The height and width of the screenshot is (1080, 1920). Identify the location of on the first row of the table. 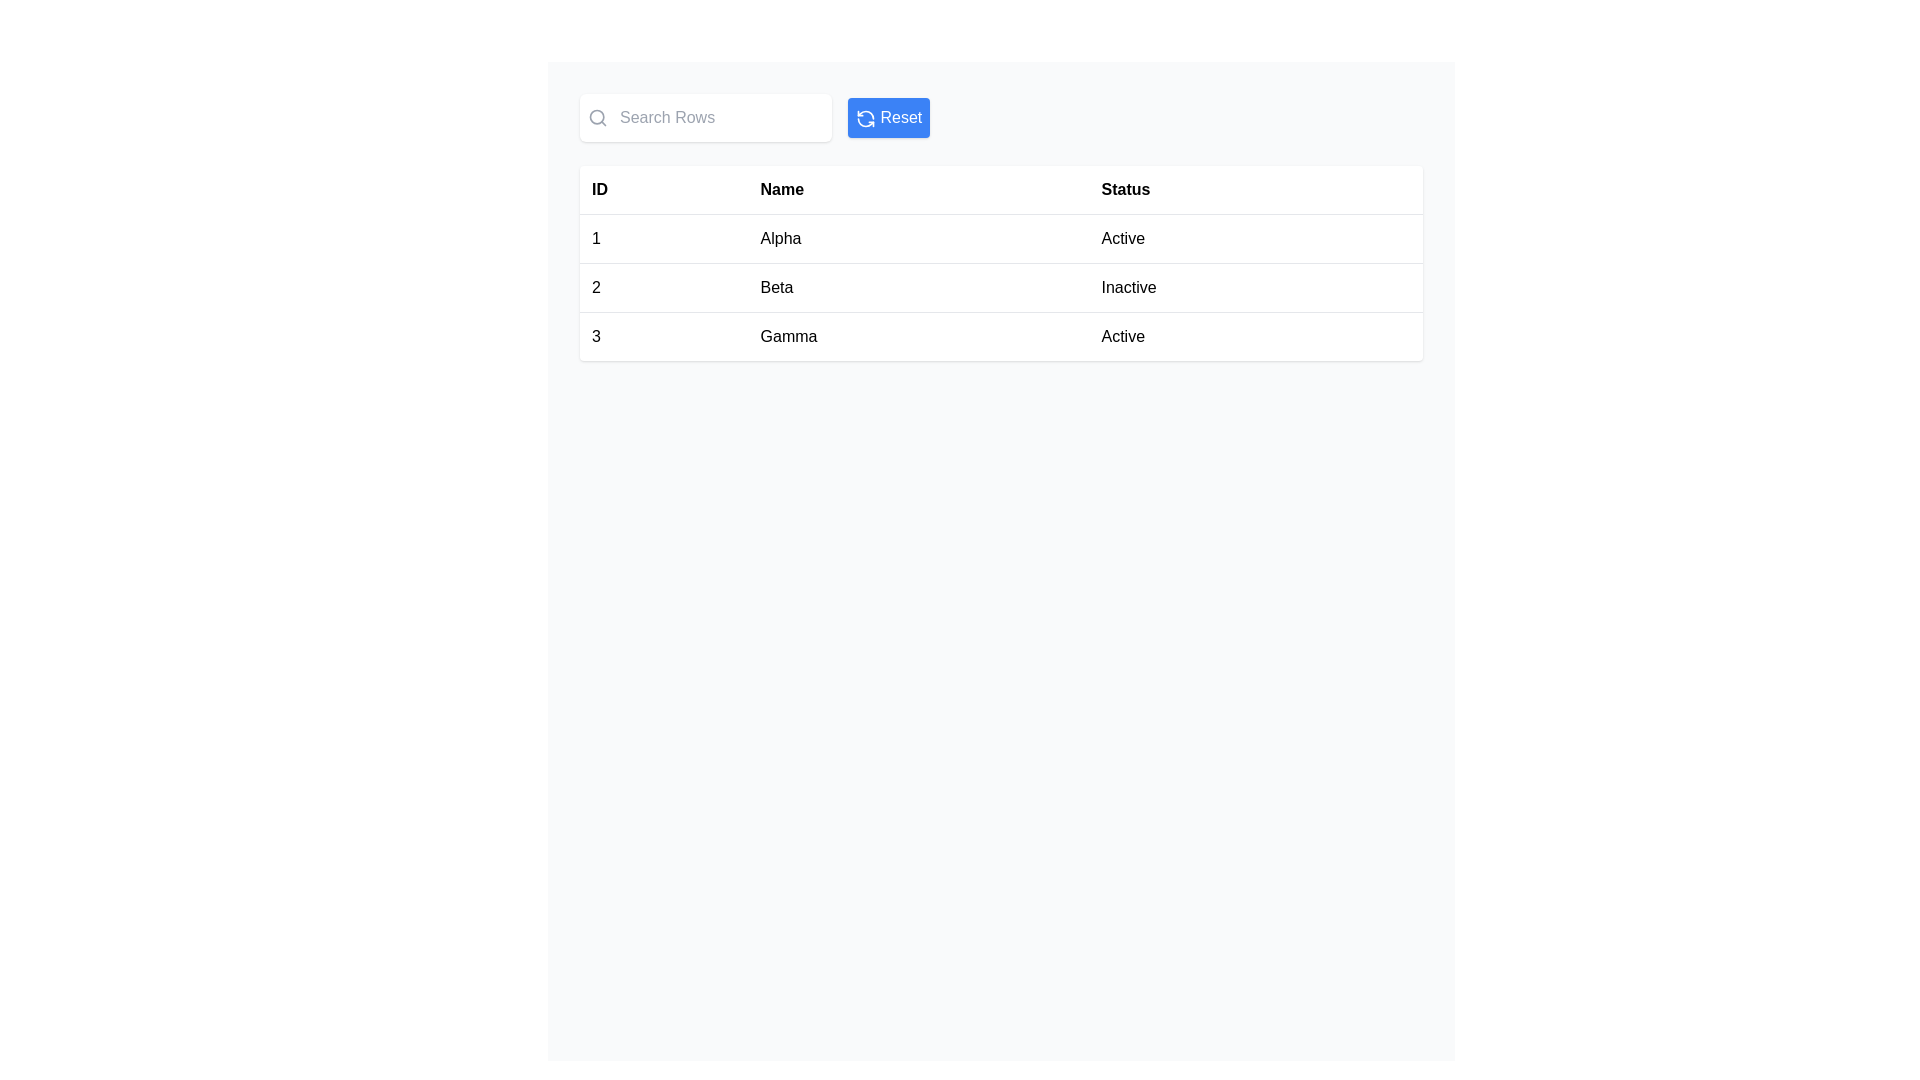
(1001, 238).